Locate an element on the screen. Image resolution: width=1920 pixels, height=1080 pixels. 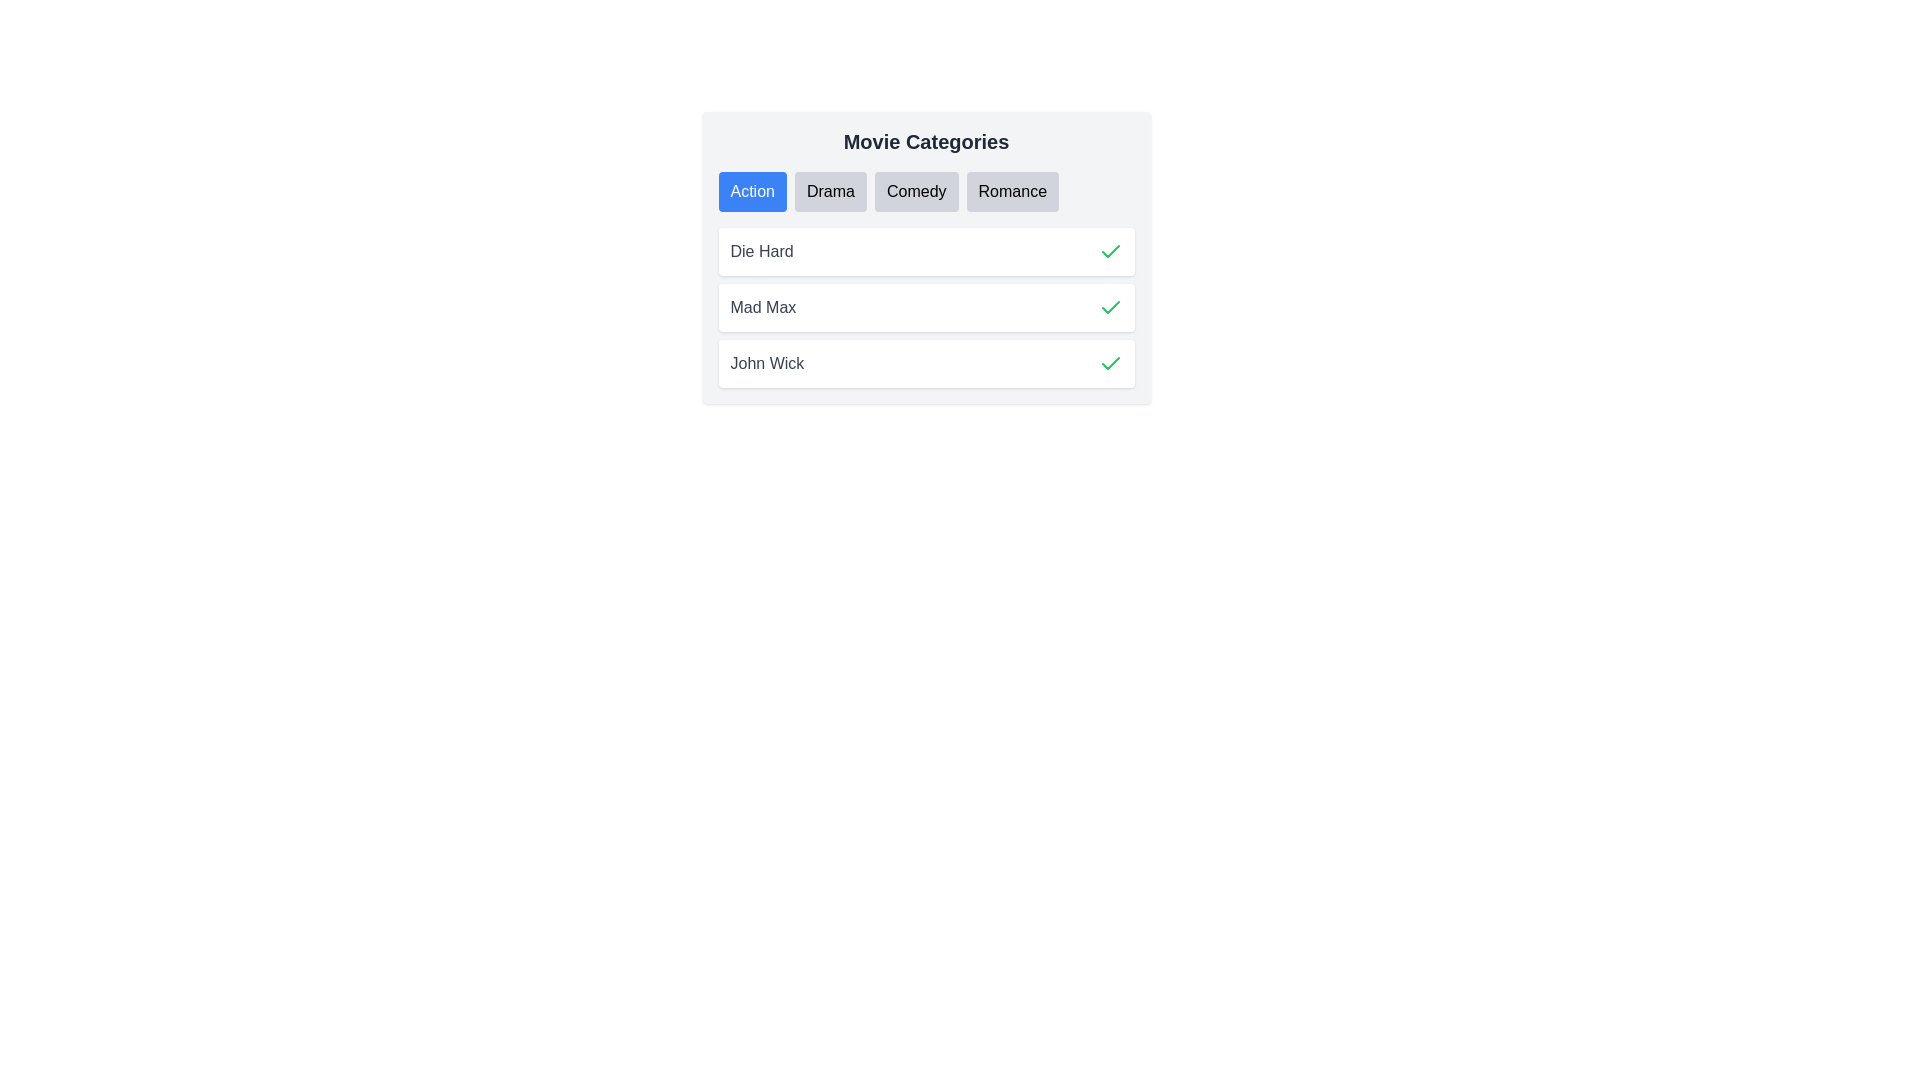
text from the Text Label that serves as the heading for movie categories, positioned at the top center of the interface is located at coordinates (925, 141).